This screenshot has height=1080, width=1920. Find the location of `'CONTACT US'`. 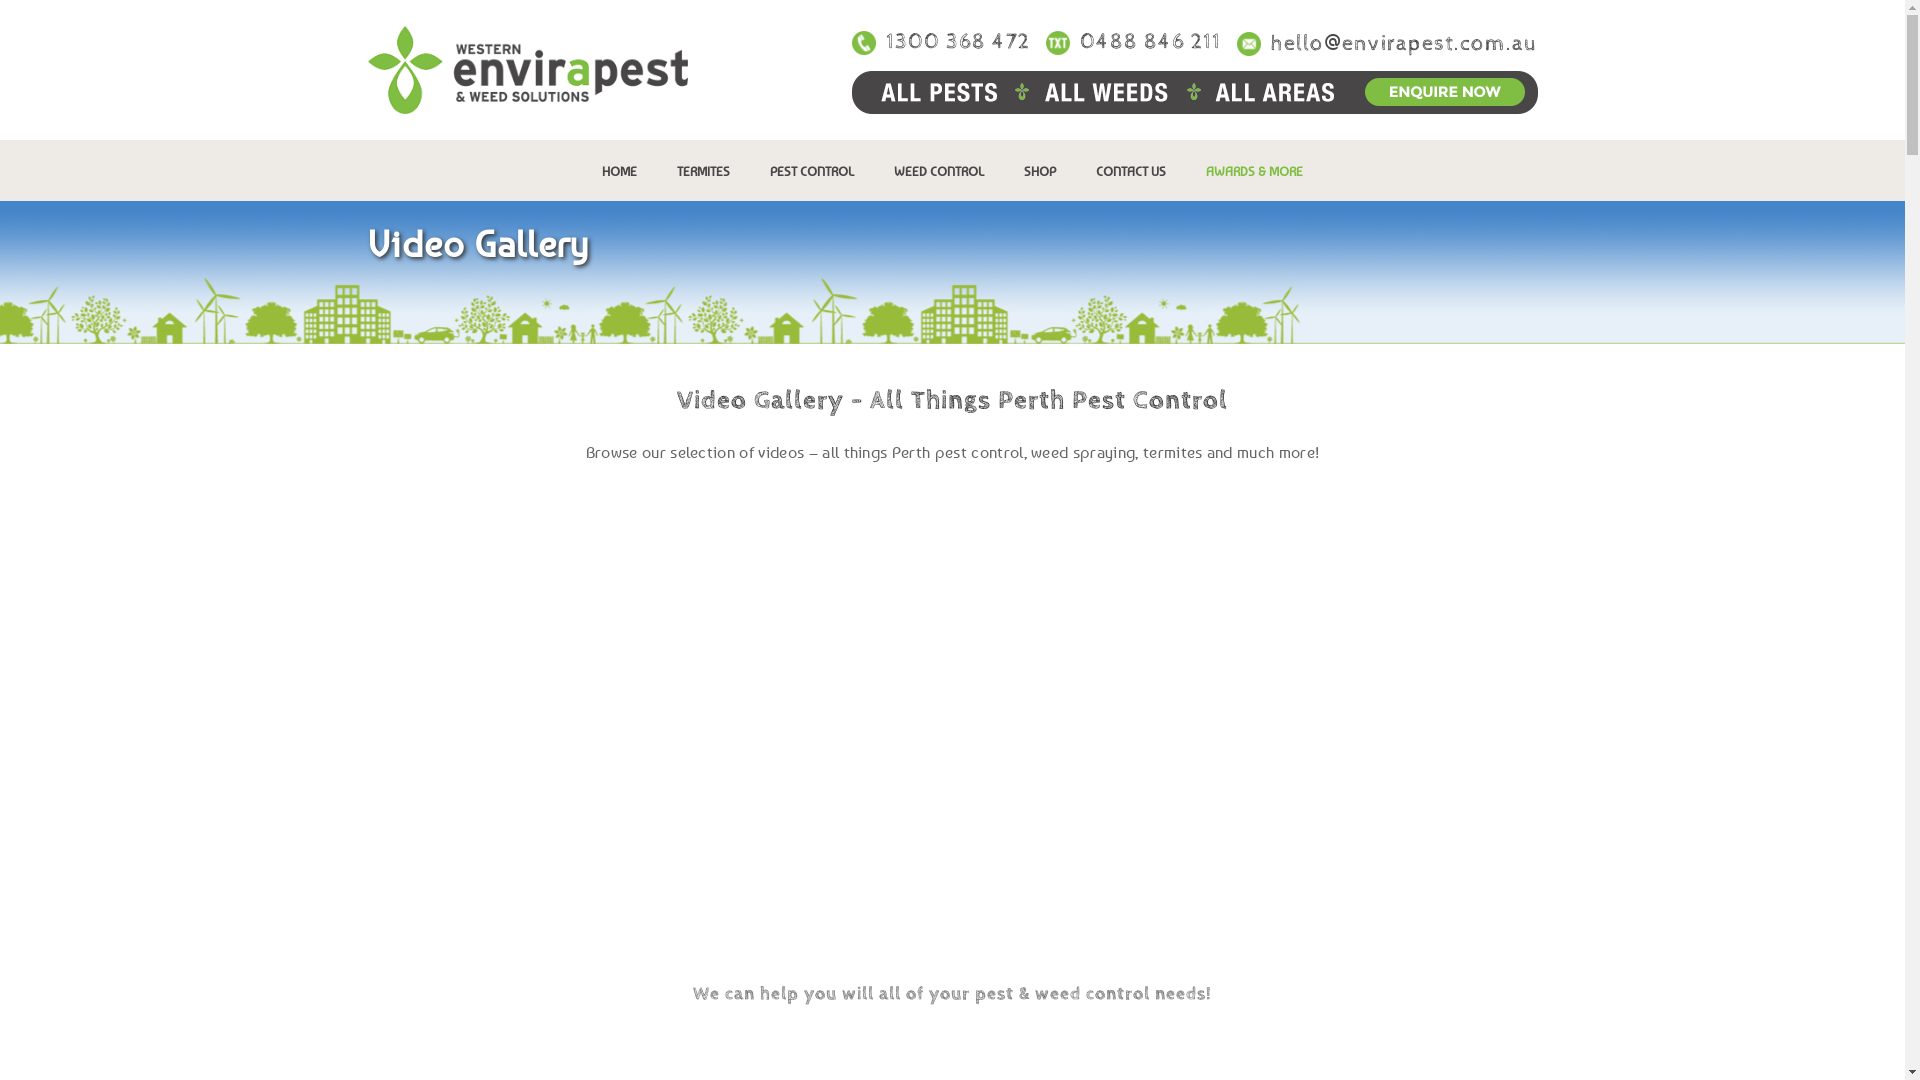

'CONTACT US' is located at coordinates (1131, 169).